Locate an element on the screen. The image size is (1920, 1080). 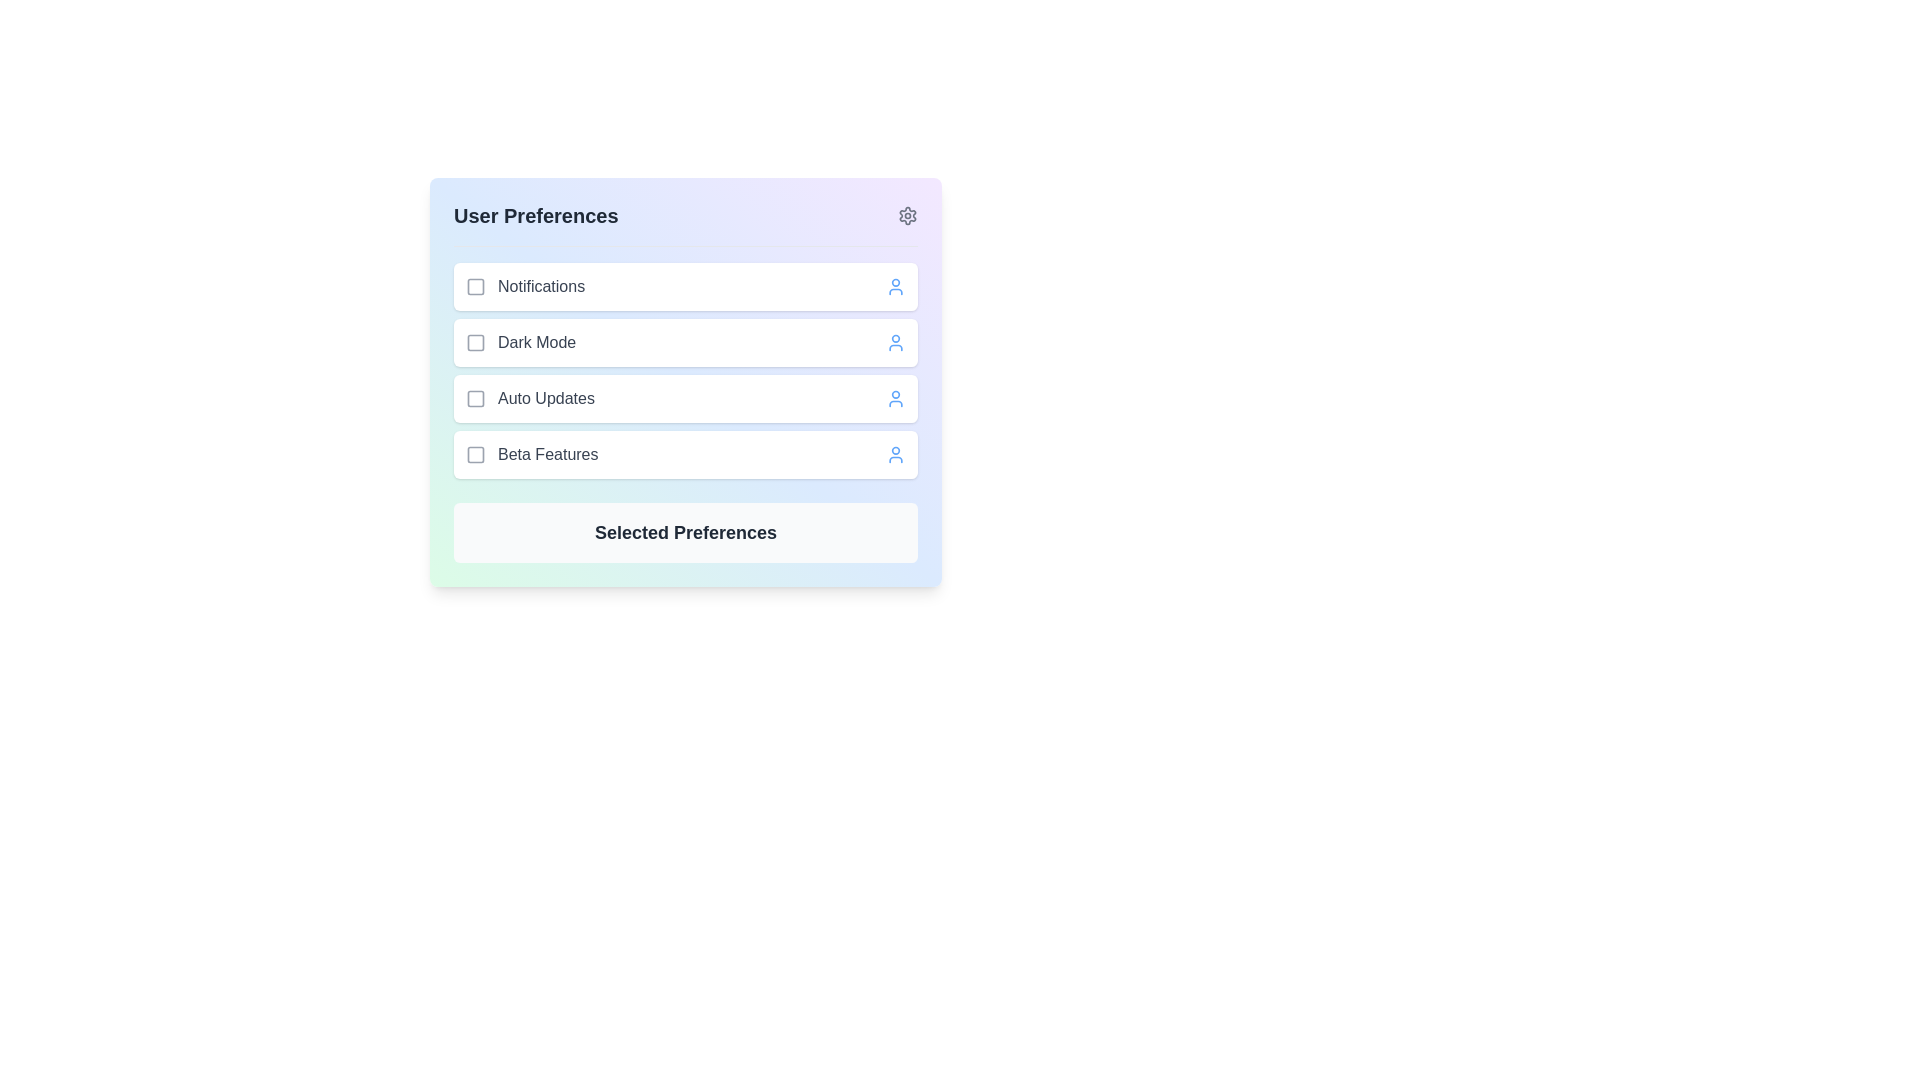
the checkbox is located at coordinates (474, 398).